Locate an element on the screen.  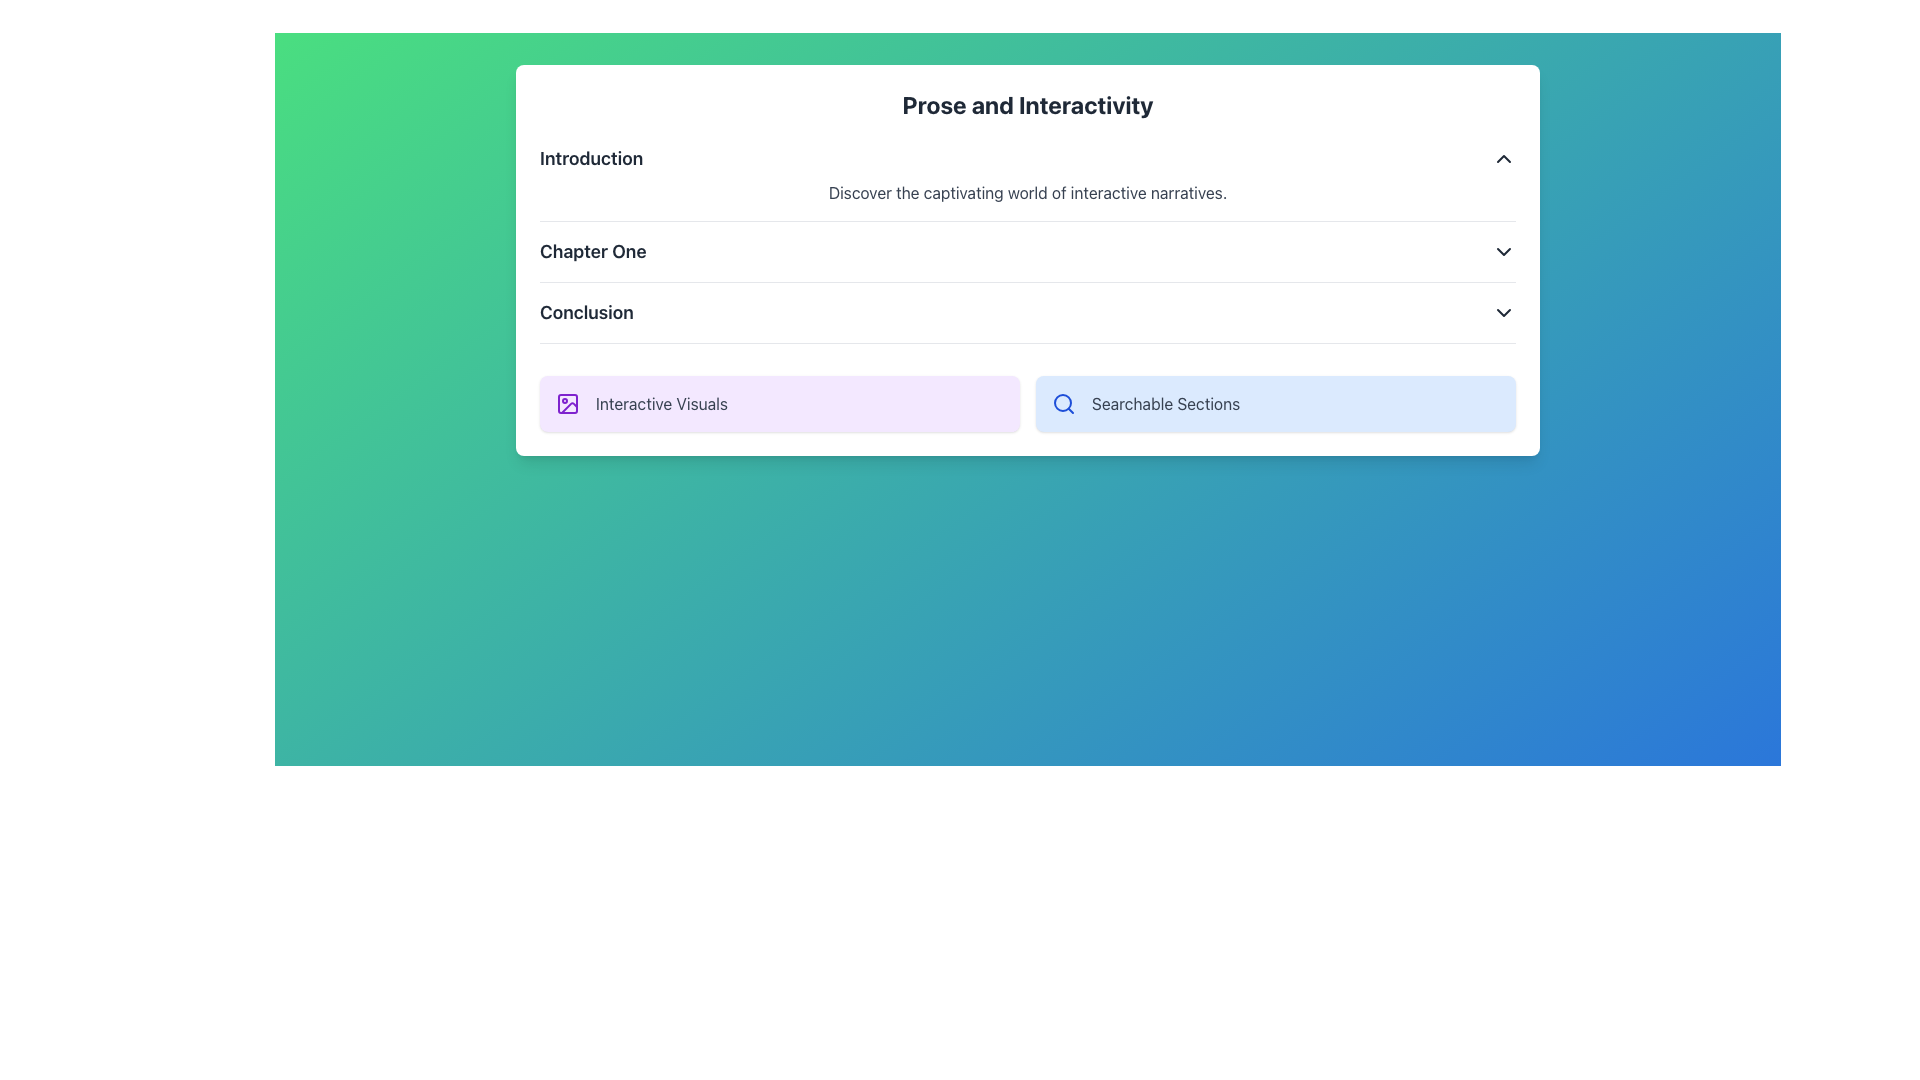
the text label that serves as the section title for the third section, located in the main content area above the dropdown arrow icon is located at coordinates (585, 312).